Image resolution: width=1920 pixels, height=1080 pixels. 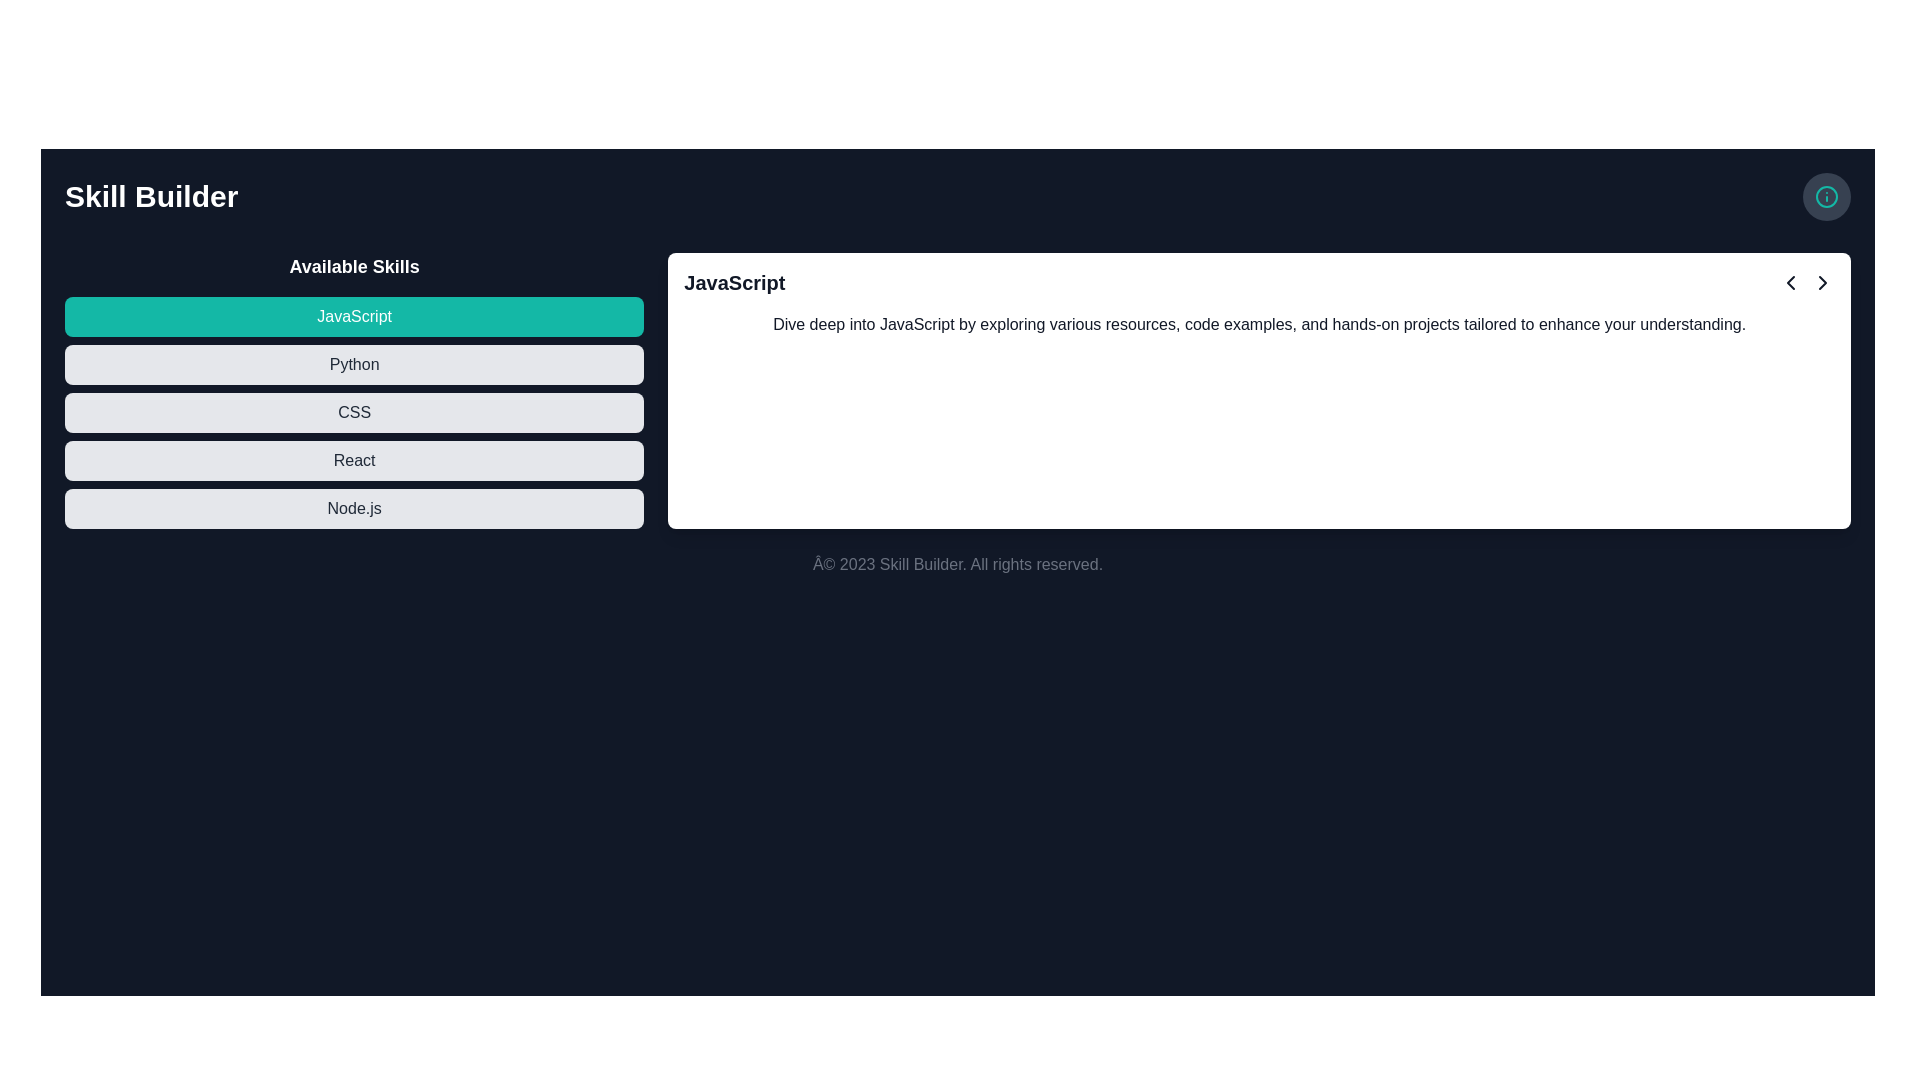 What do you see at coordinates (354, 411) in the screenshot?
I see `the selectable skill option 'CSS' in the skill selection interface via keyboard navigation` at bounding box center [354, 411].